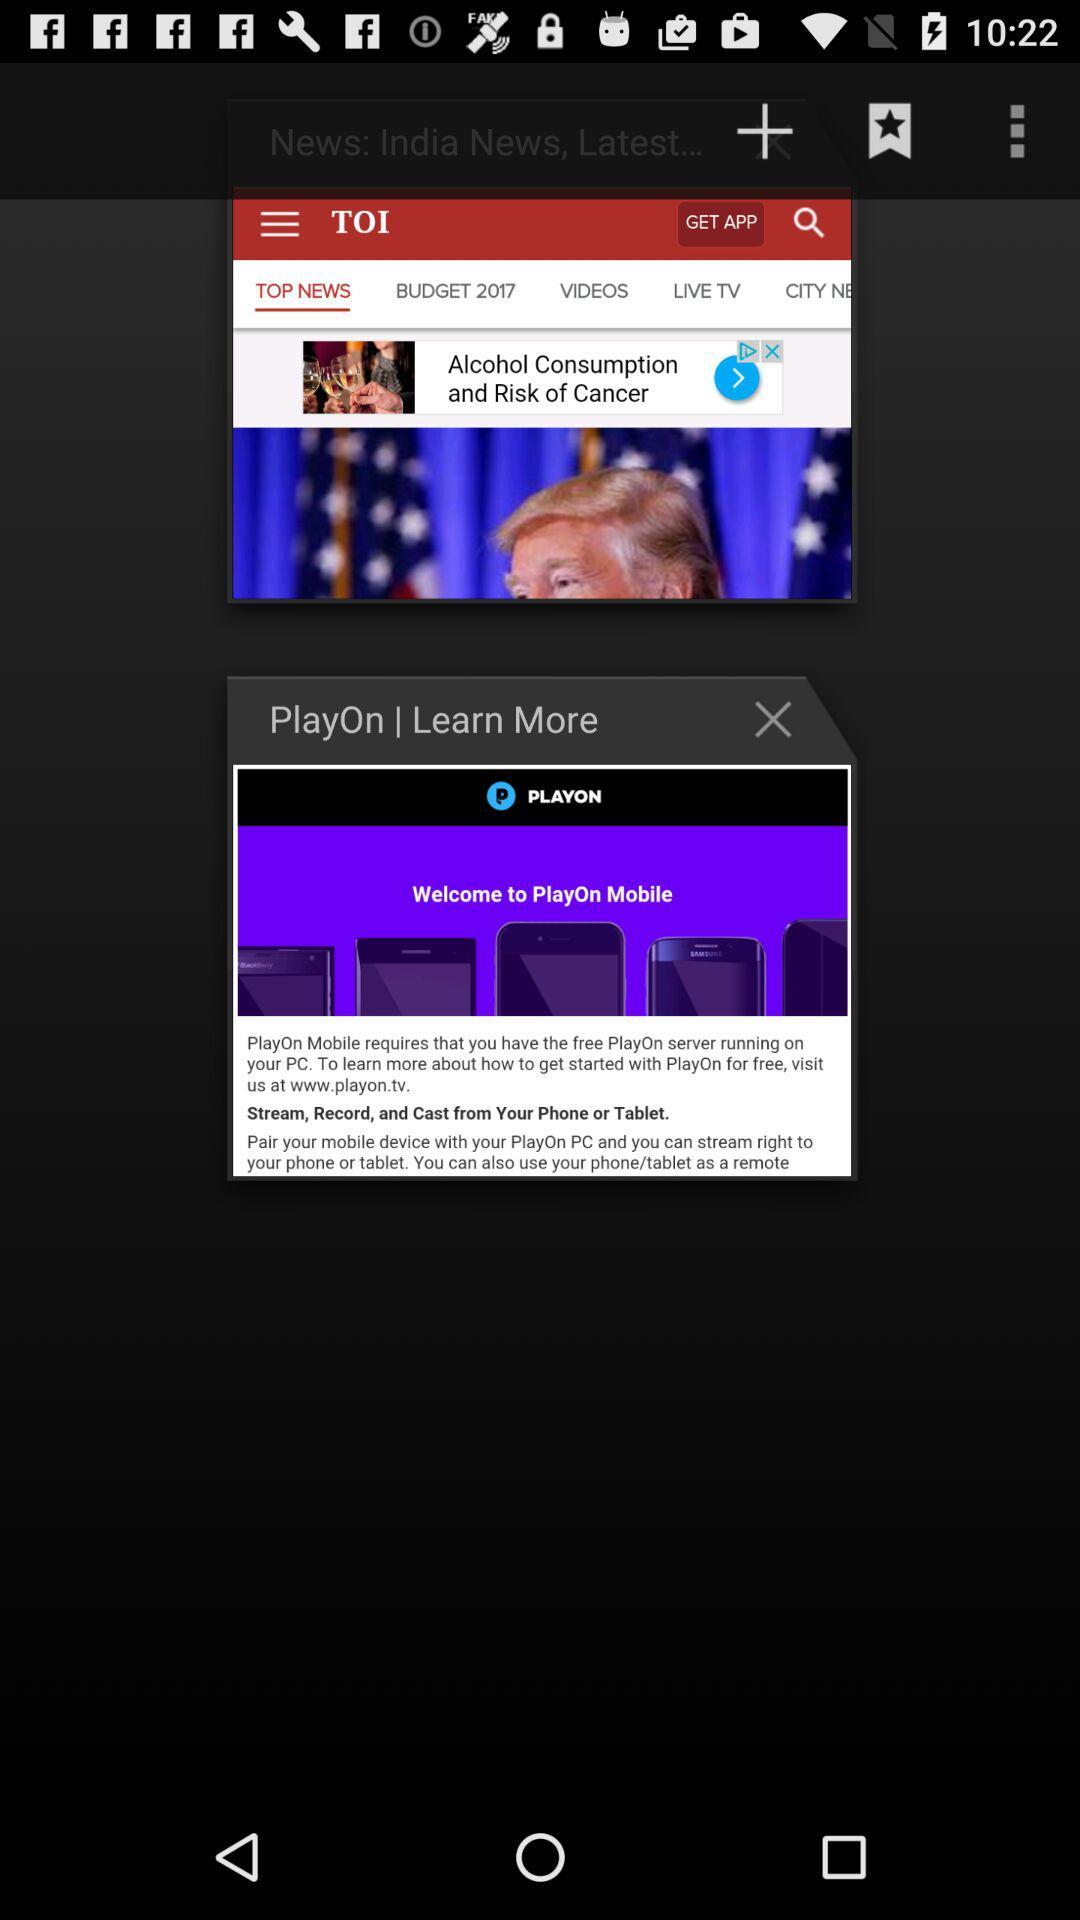 This screenshot has width=1080, height=1920. What do you see at coordinates (597, 130) in the screenshot?
I see `icon above the playon | learn more` at bounding box center [597, 130].